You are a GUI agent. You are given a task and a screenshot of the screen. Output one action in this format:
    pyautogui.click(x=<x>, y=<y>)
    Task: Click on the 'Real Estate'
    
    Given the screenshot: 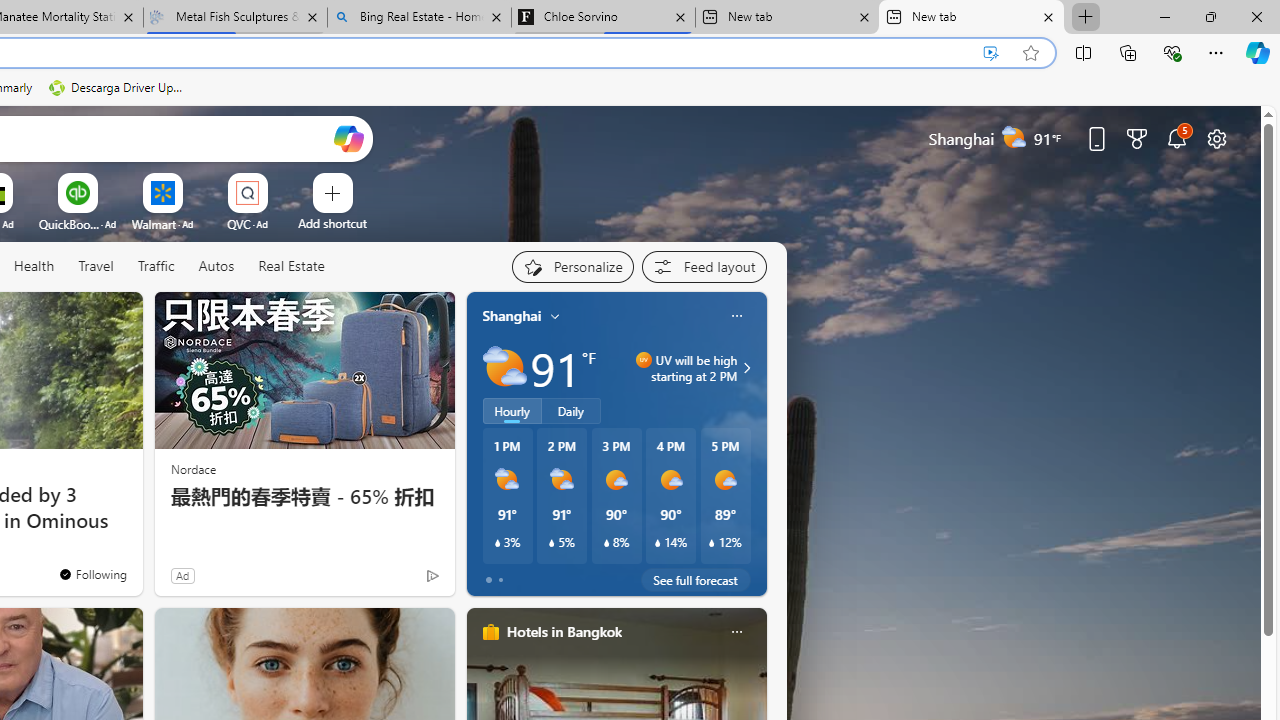 What is the action you would take?
    pyautogui.click(x=290, y=266)
    